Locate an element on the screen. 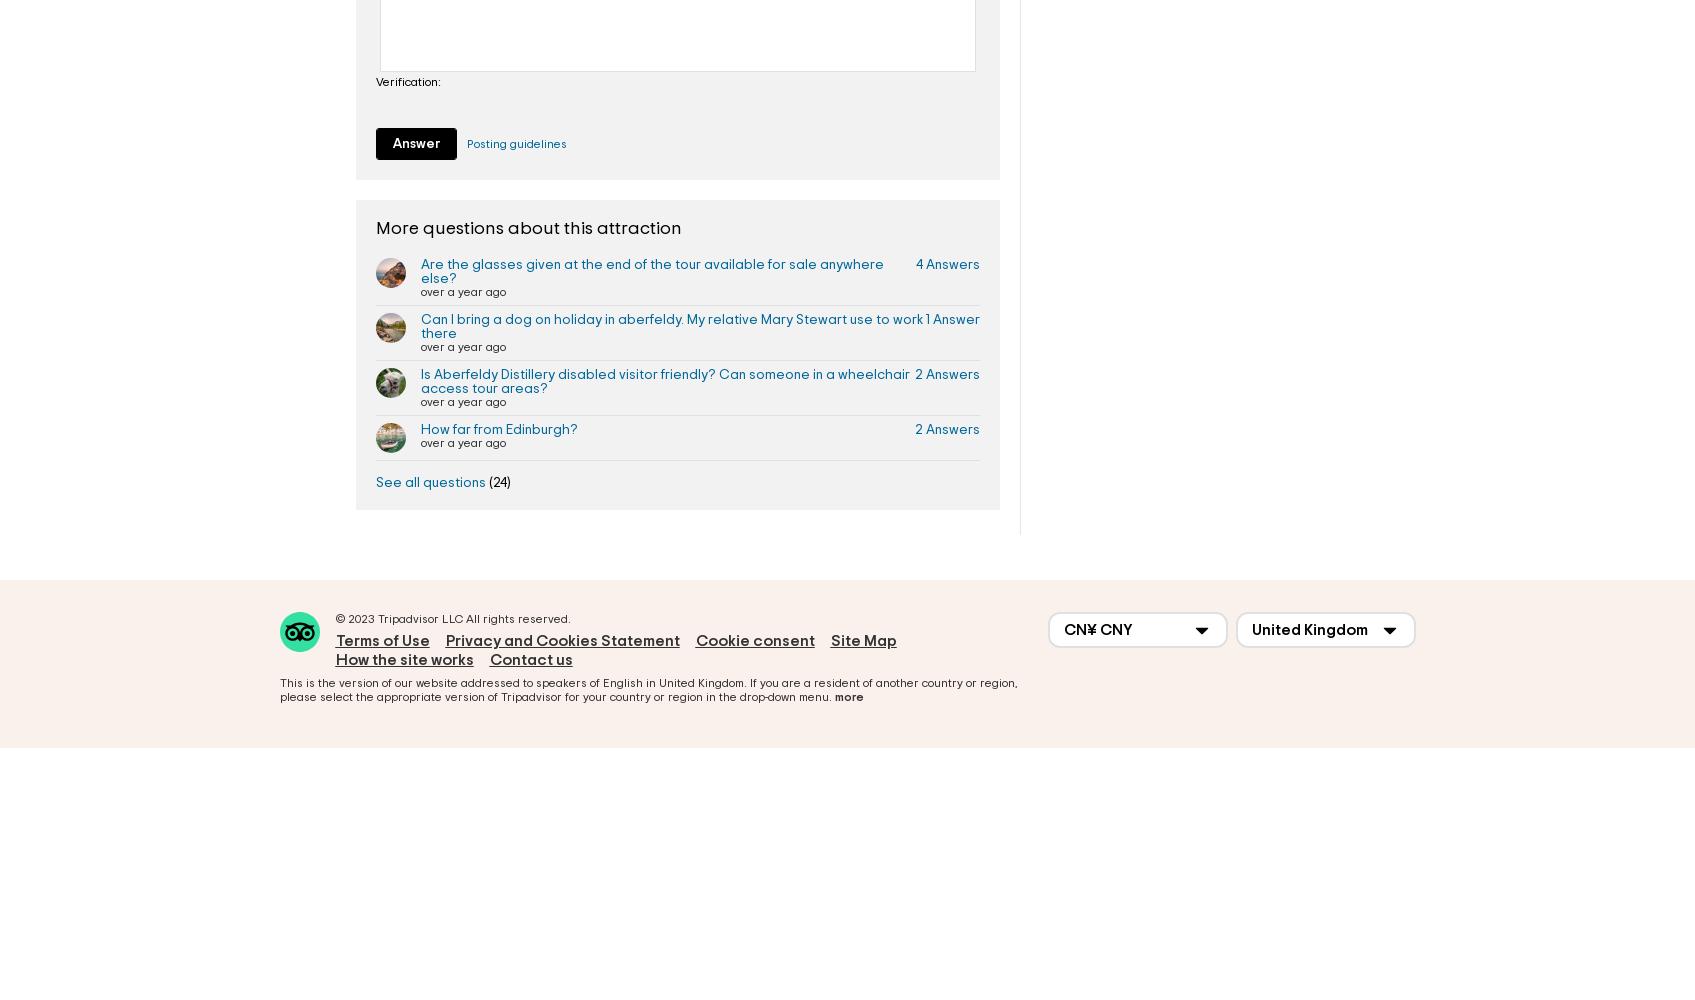 The width and height of the screenshot is (1695, 1000). 'in' is located at coordinates (649, 682).